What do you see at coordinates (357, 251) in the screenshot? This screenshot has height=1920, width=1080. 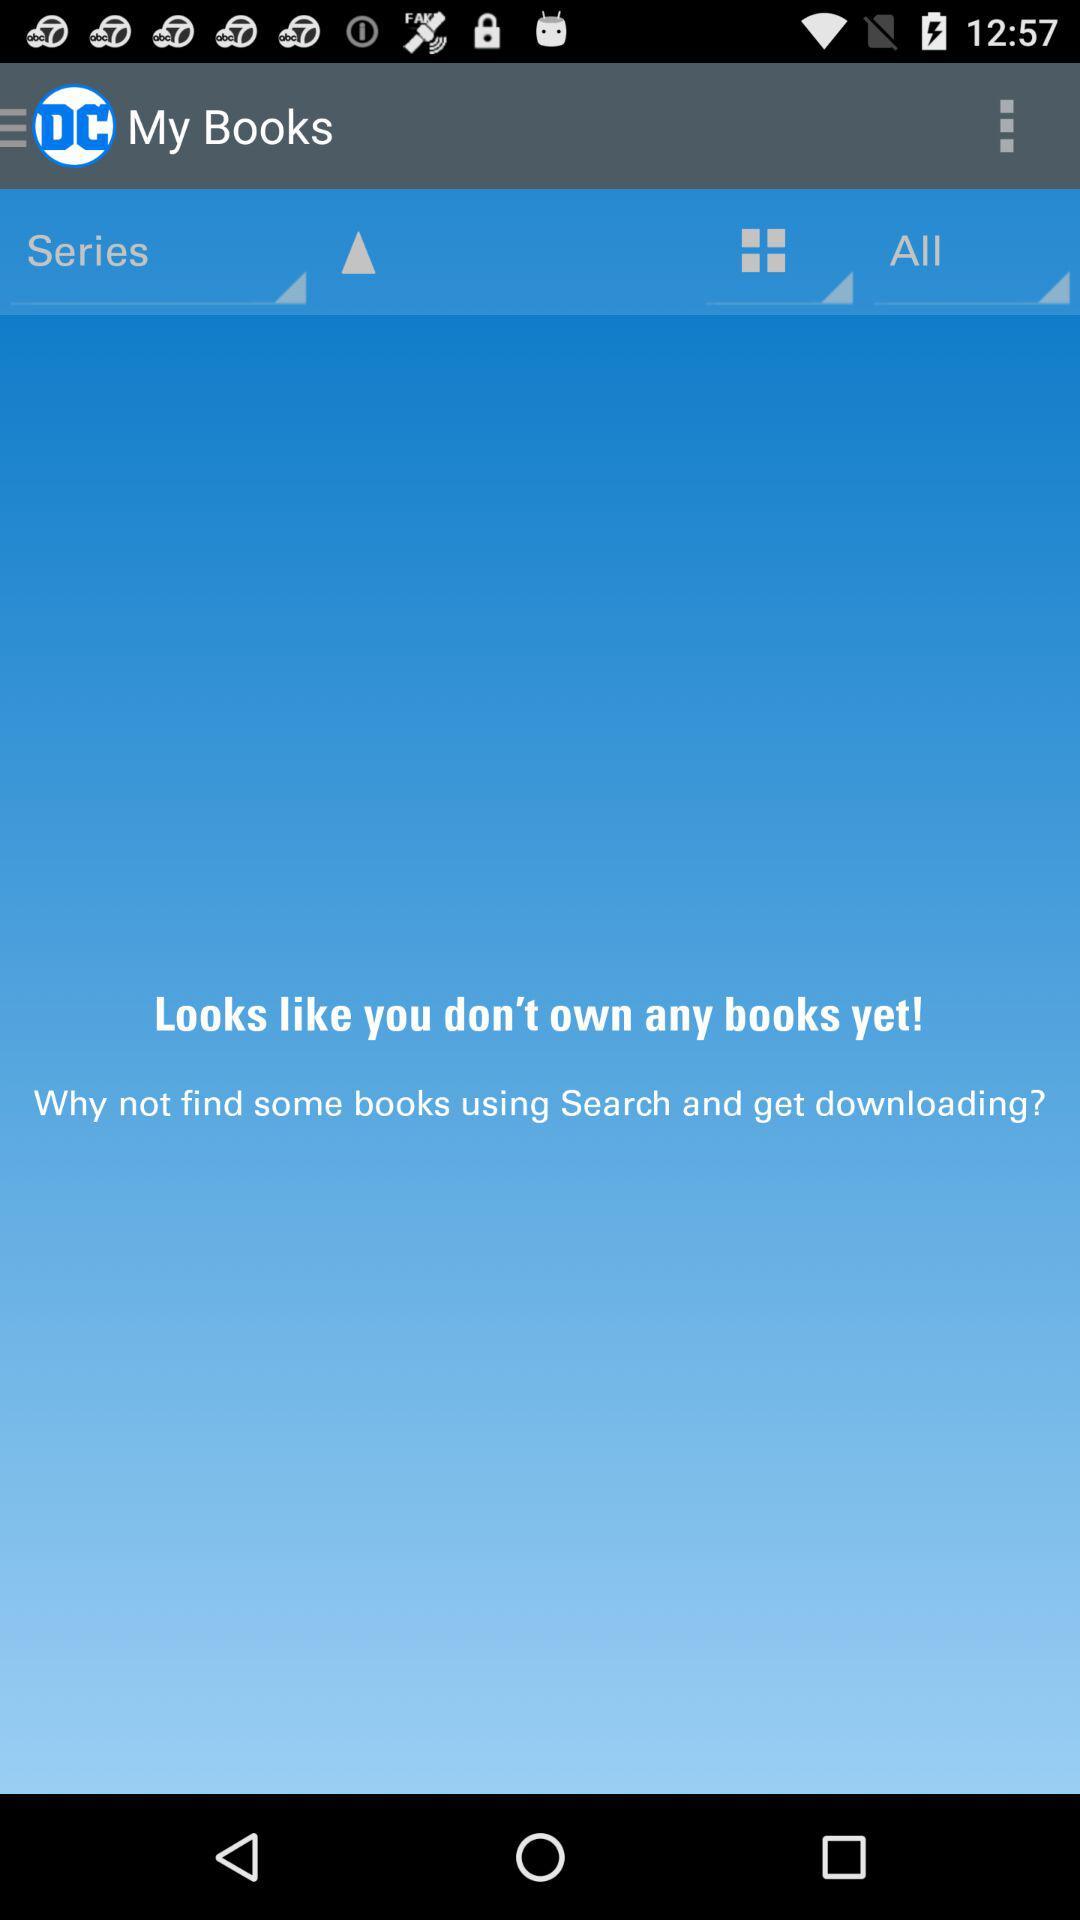 I see `the item next to series icon` at bounding box center [357, 251].